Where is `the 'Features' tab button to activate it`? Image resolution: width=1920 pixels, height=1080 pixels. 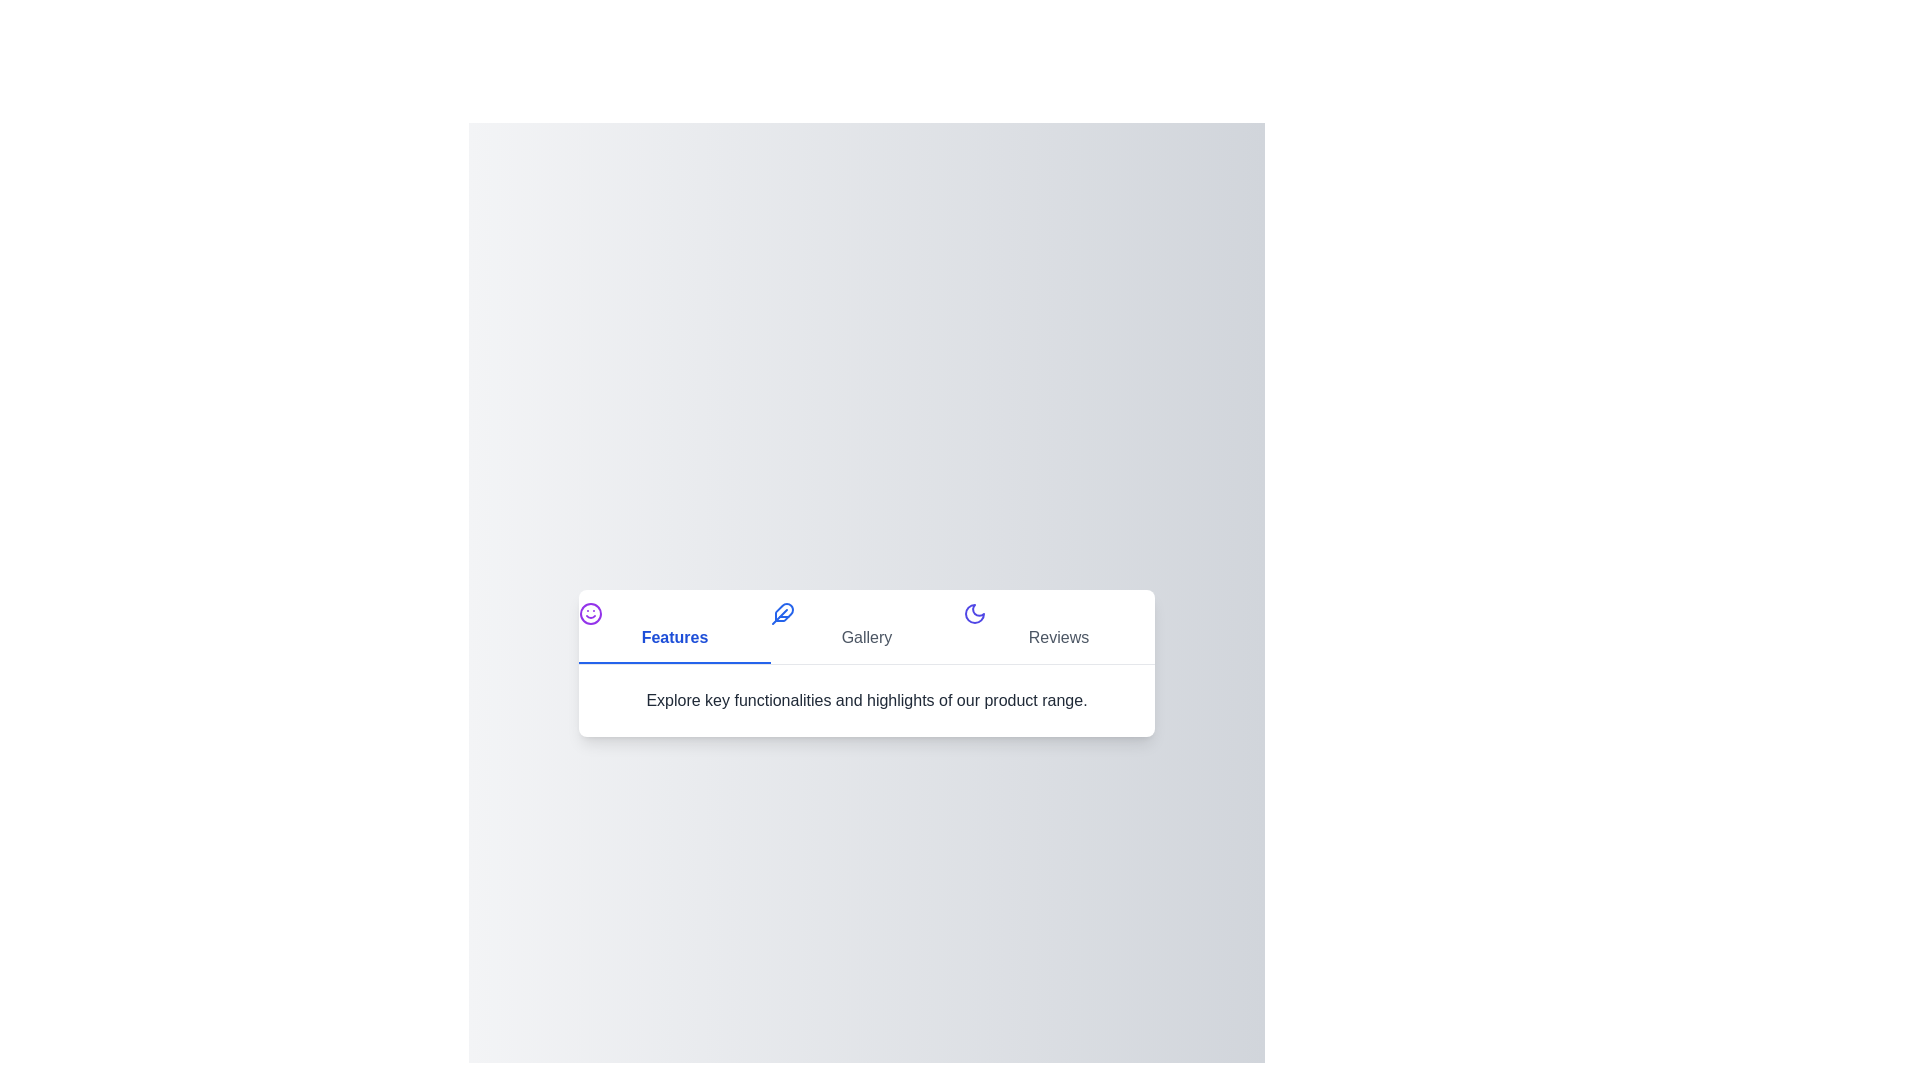
the 'Features' tab button to activate it is located at coordinates (675, 625).